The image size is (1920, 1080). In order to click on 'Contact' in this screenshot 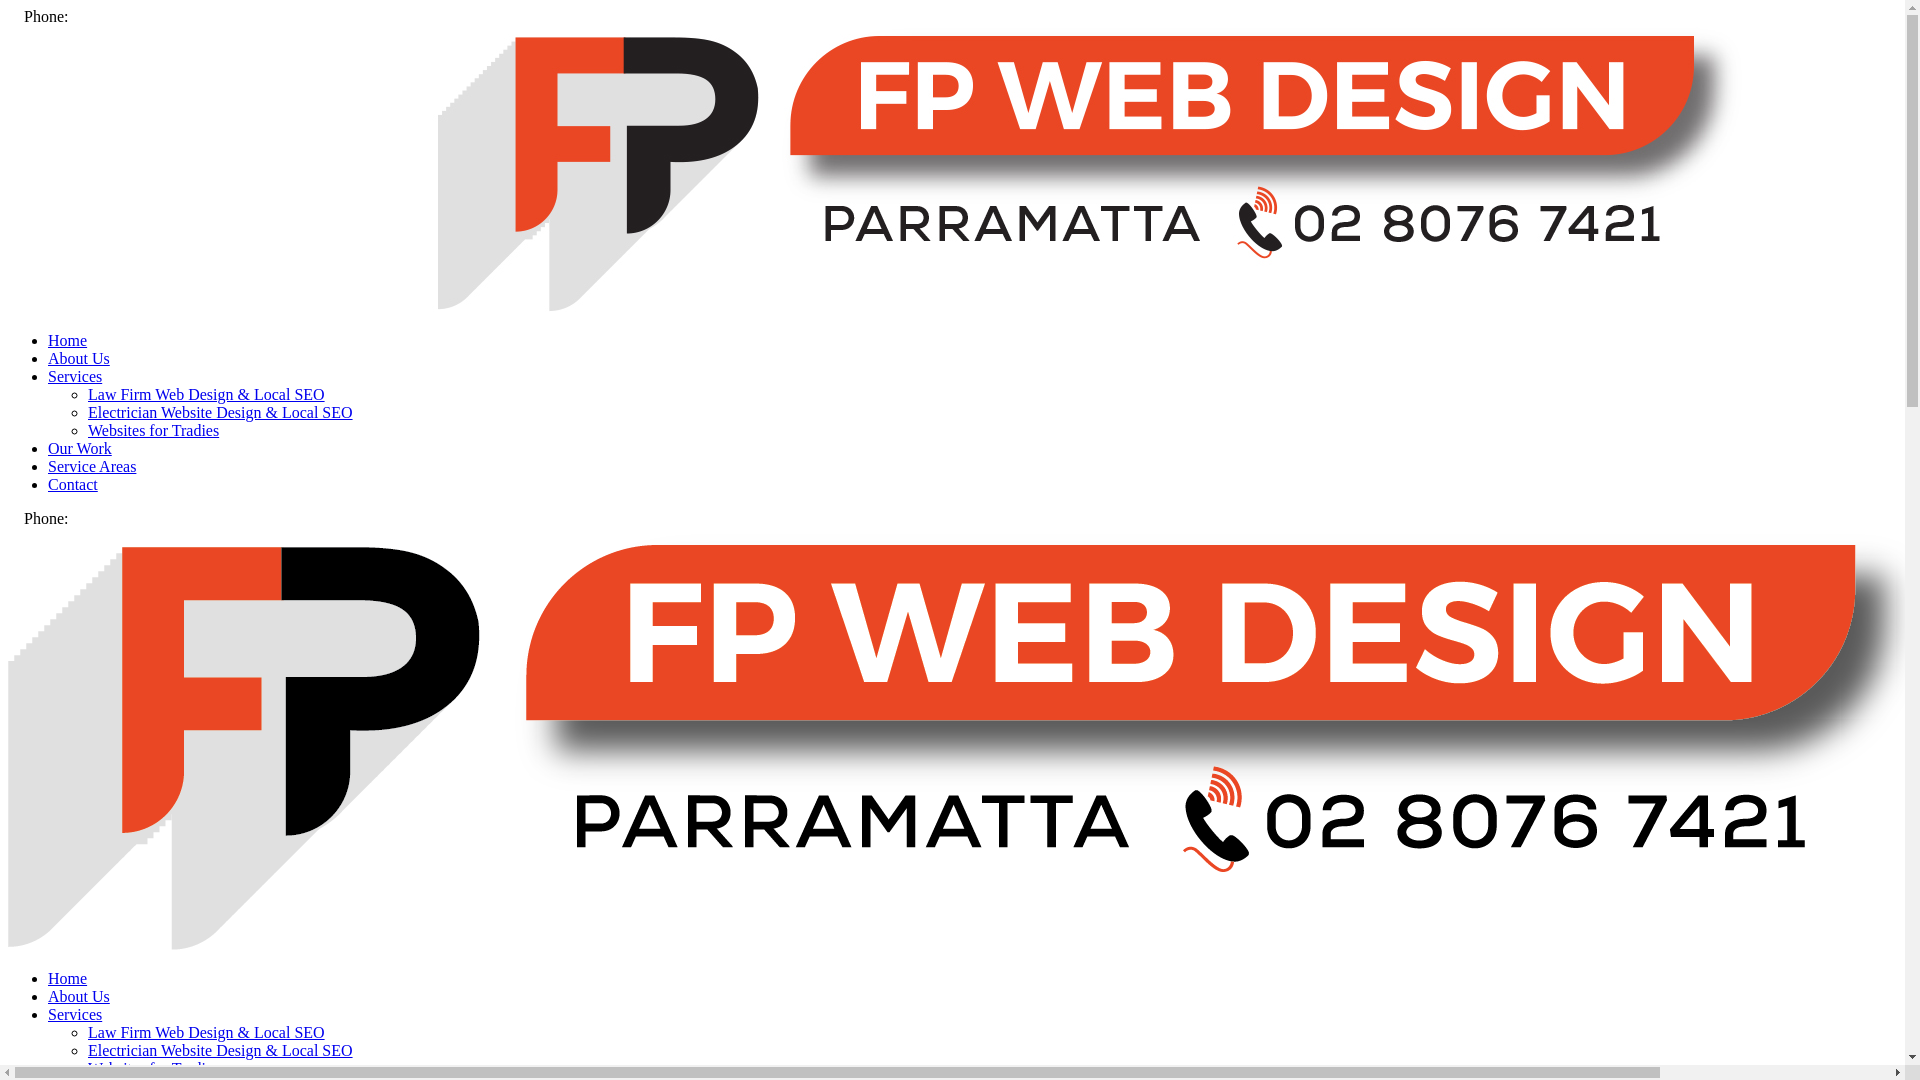, I will do `click(72, 484)`.